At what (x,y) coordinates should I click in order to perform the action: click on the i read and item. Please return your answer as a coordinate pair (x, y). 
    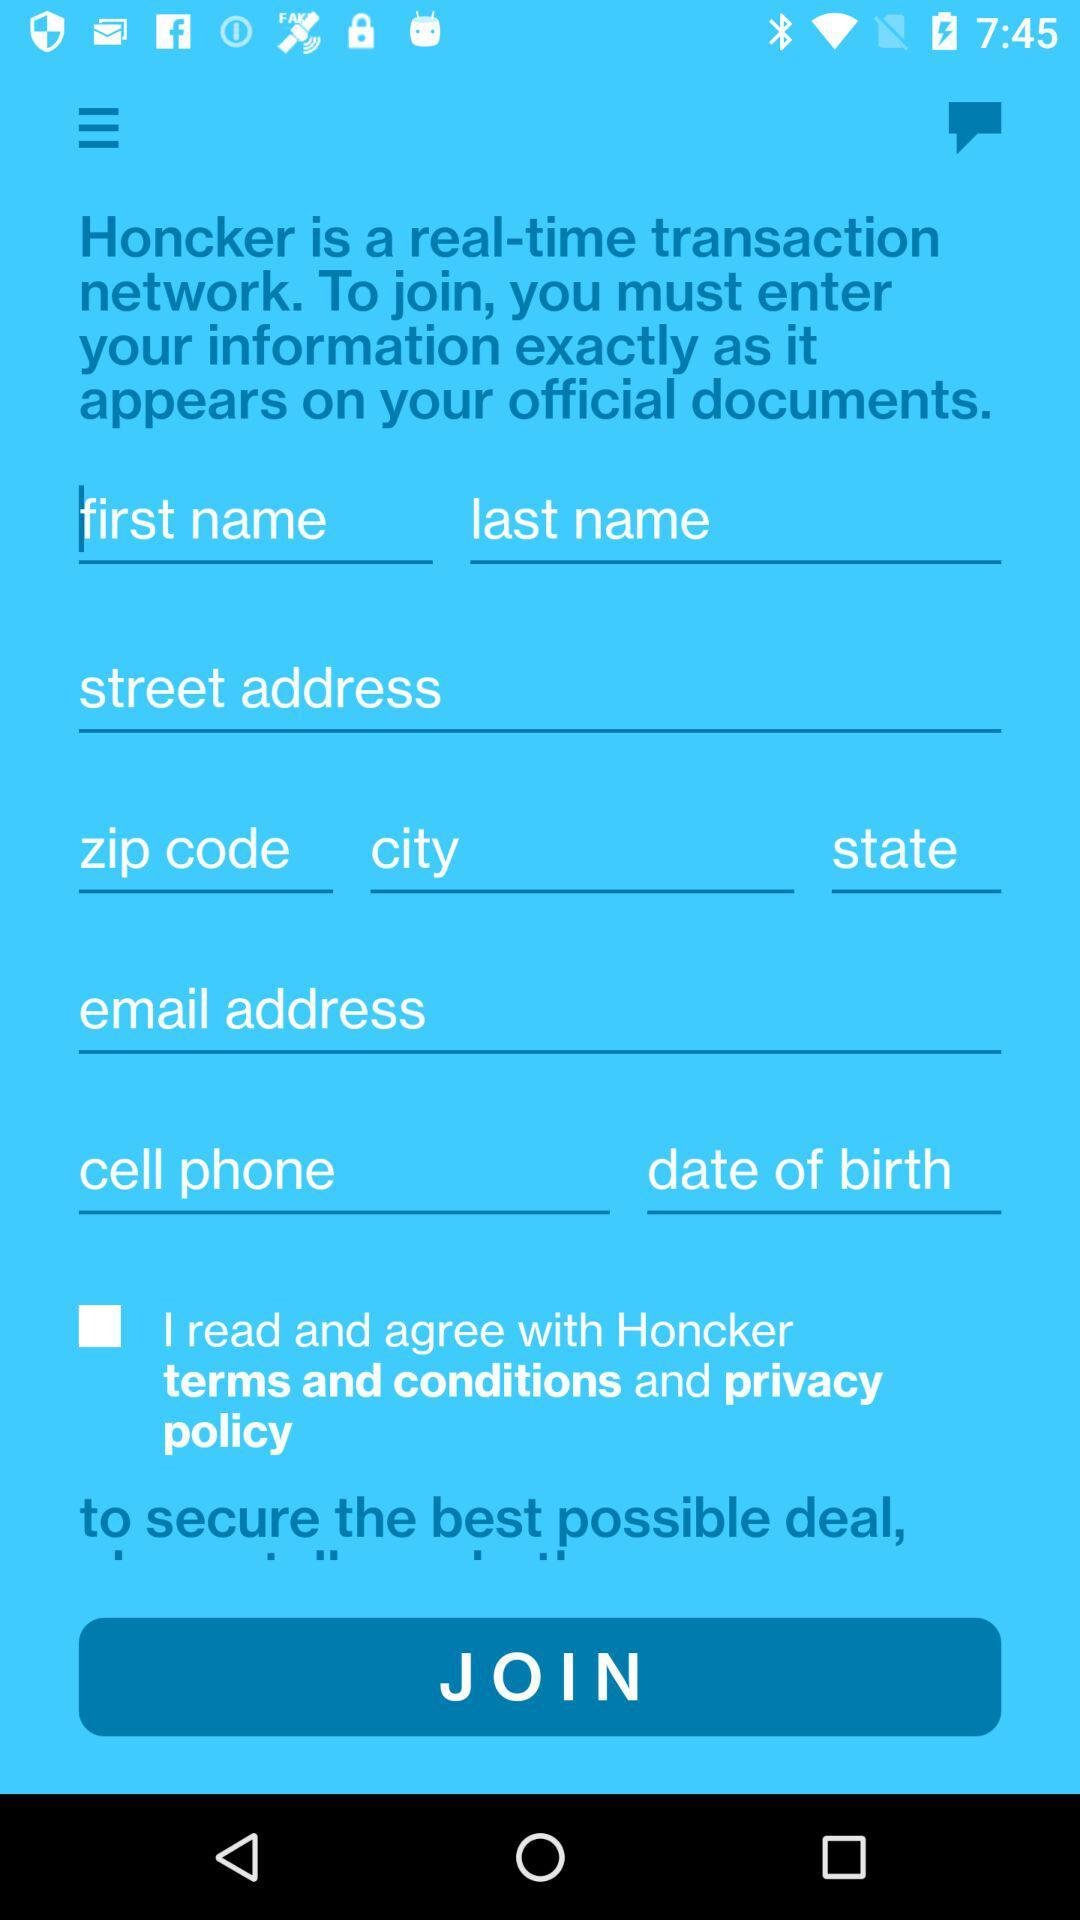
    Looking at the image, I should click on (582, 1379).